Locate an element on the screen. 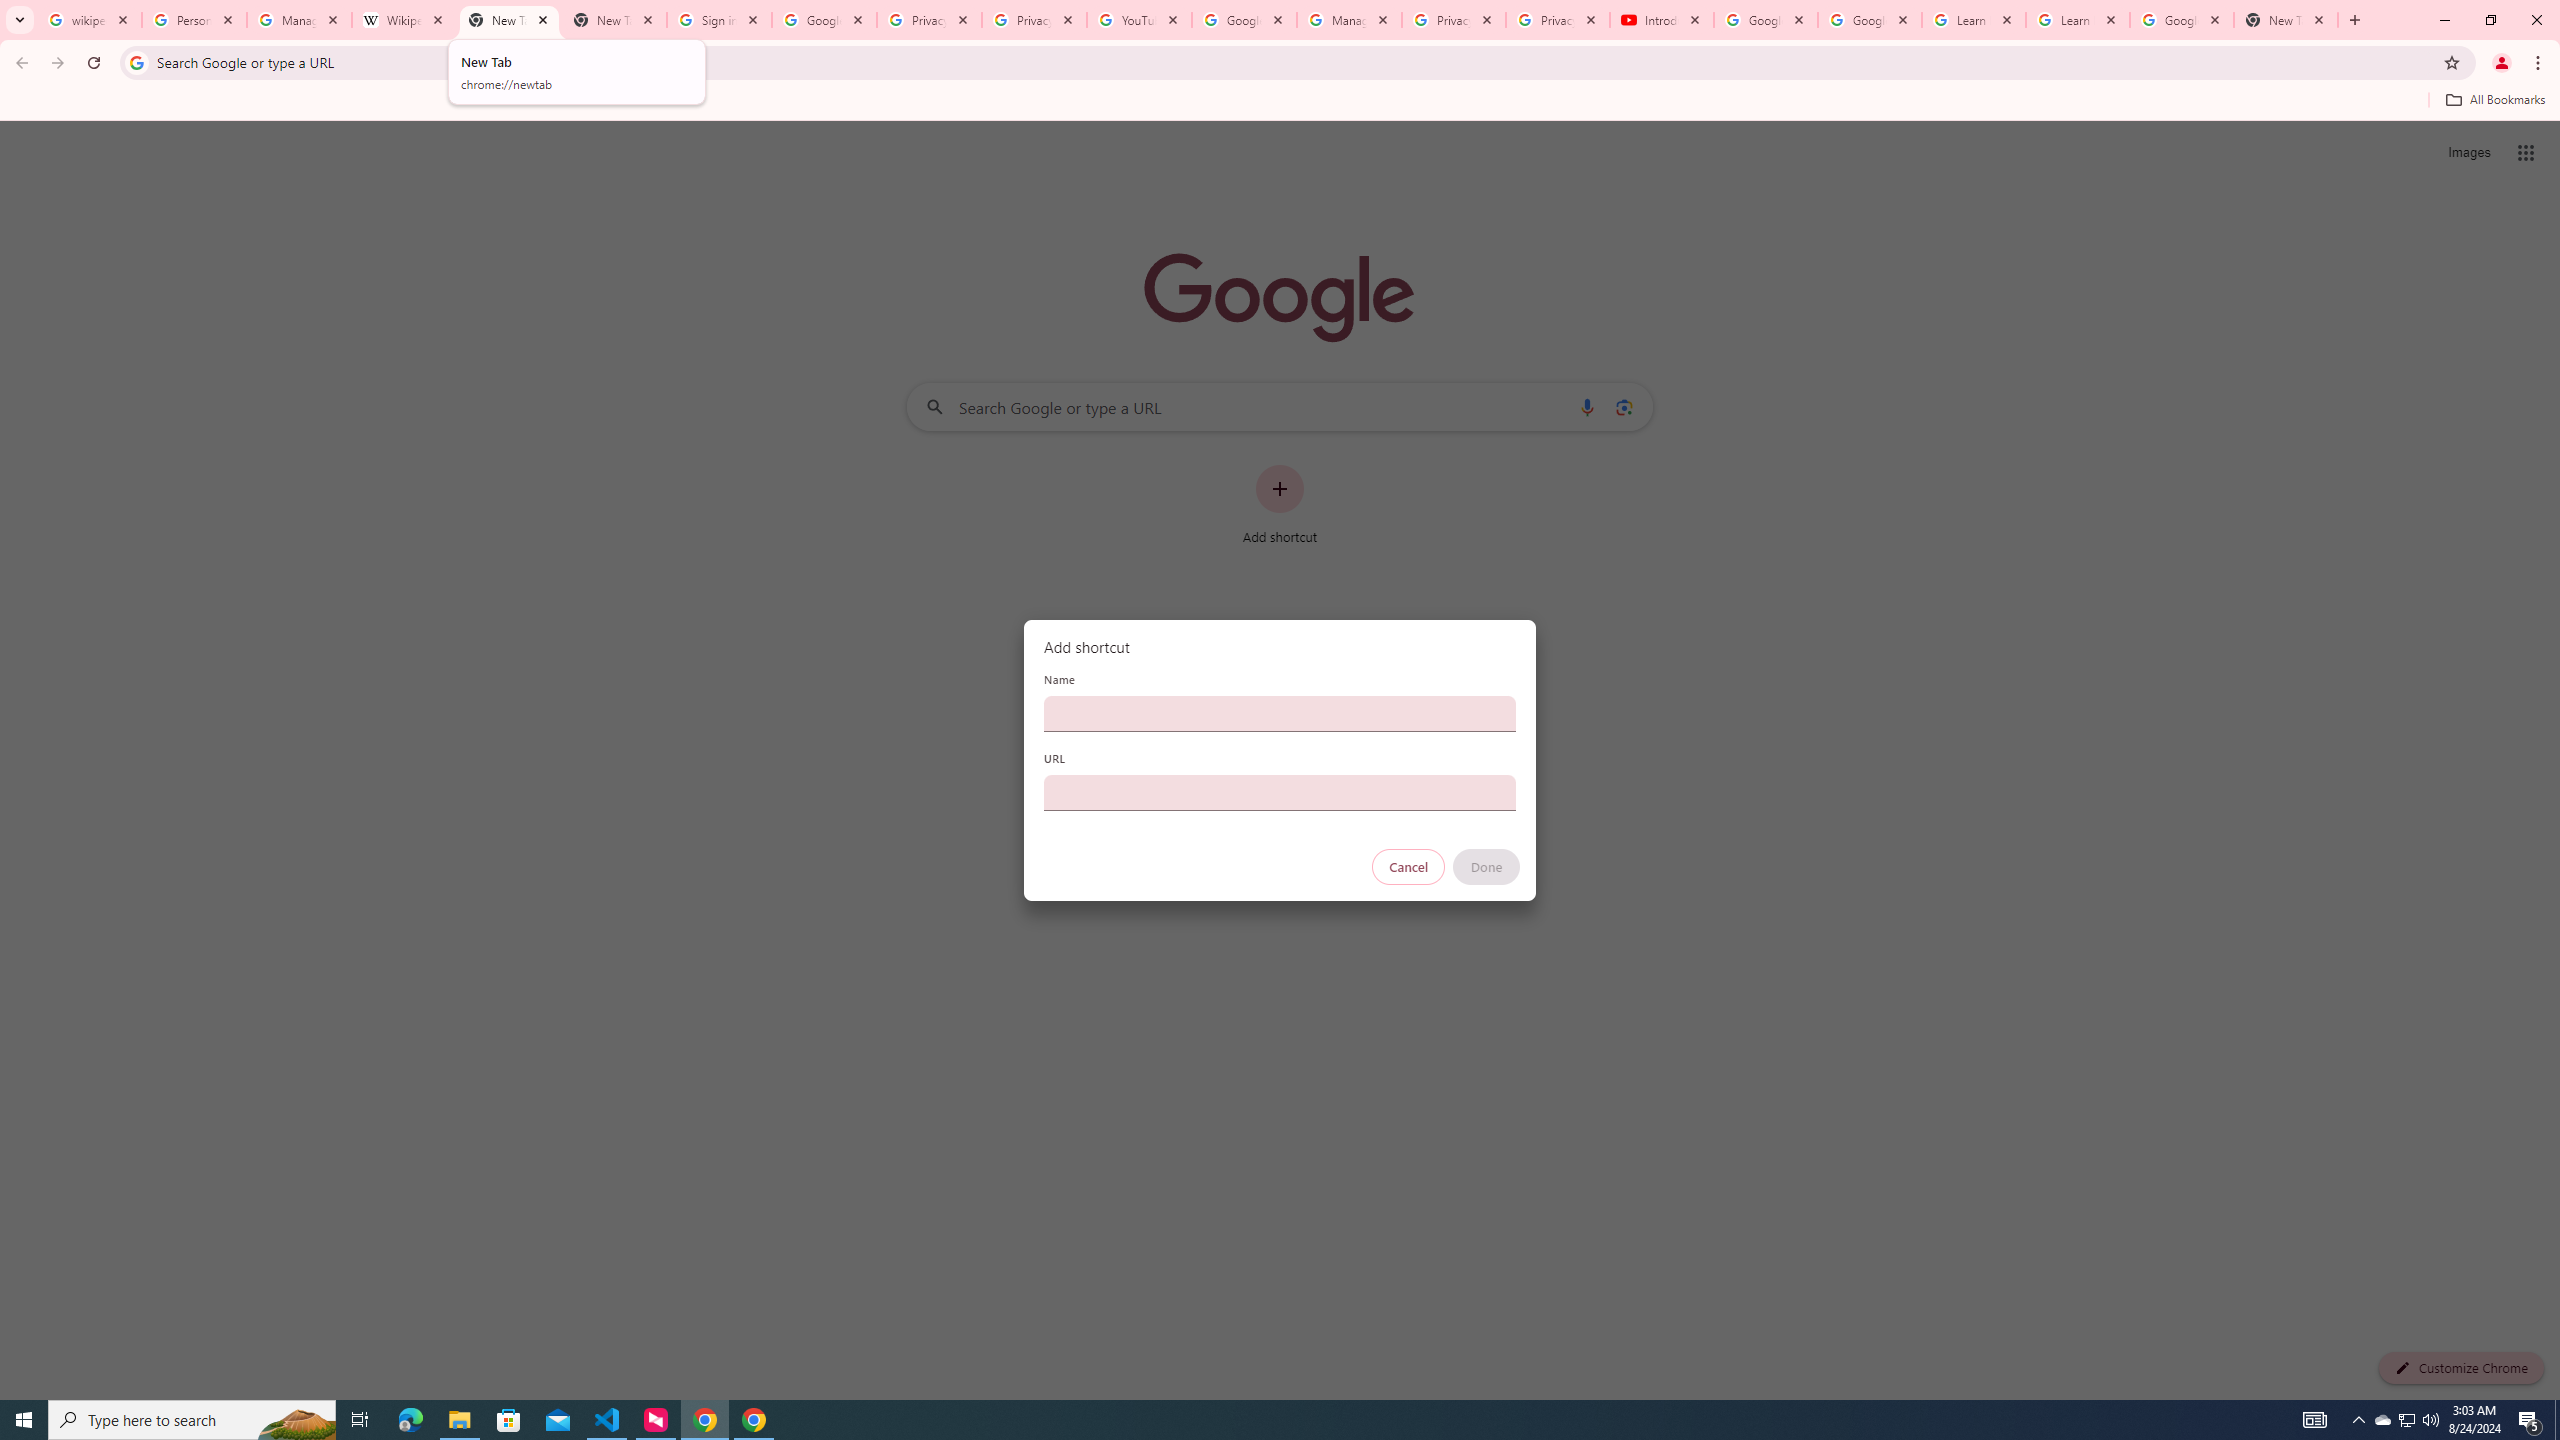 This screenshot has height=1440, width=2560. 'New Tab' is located at coordinates (2286, 19).